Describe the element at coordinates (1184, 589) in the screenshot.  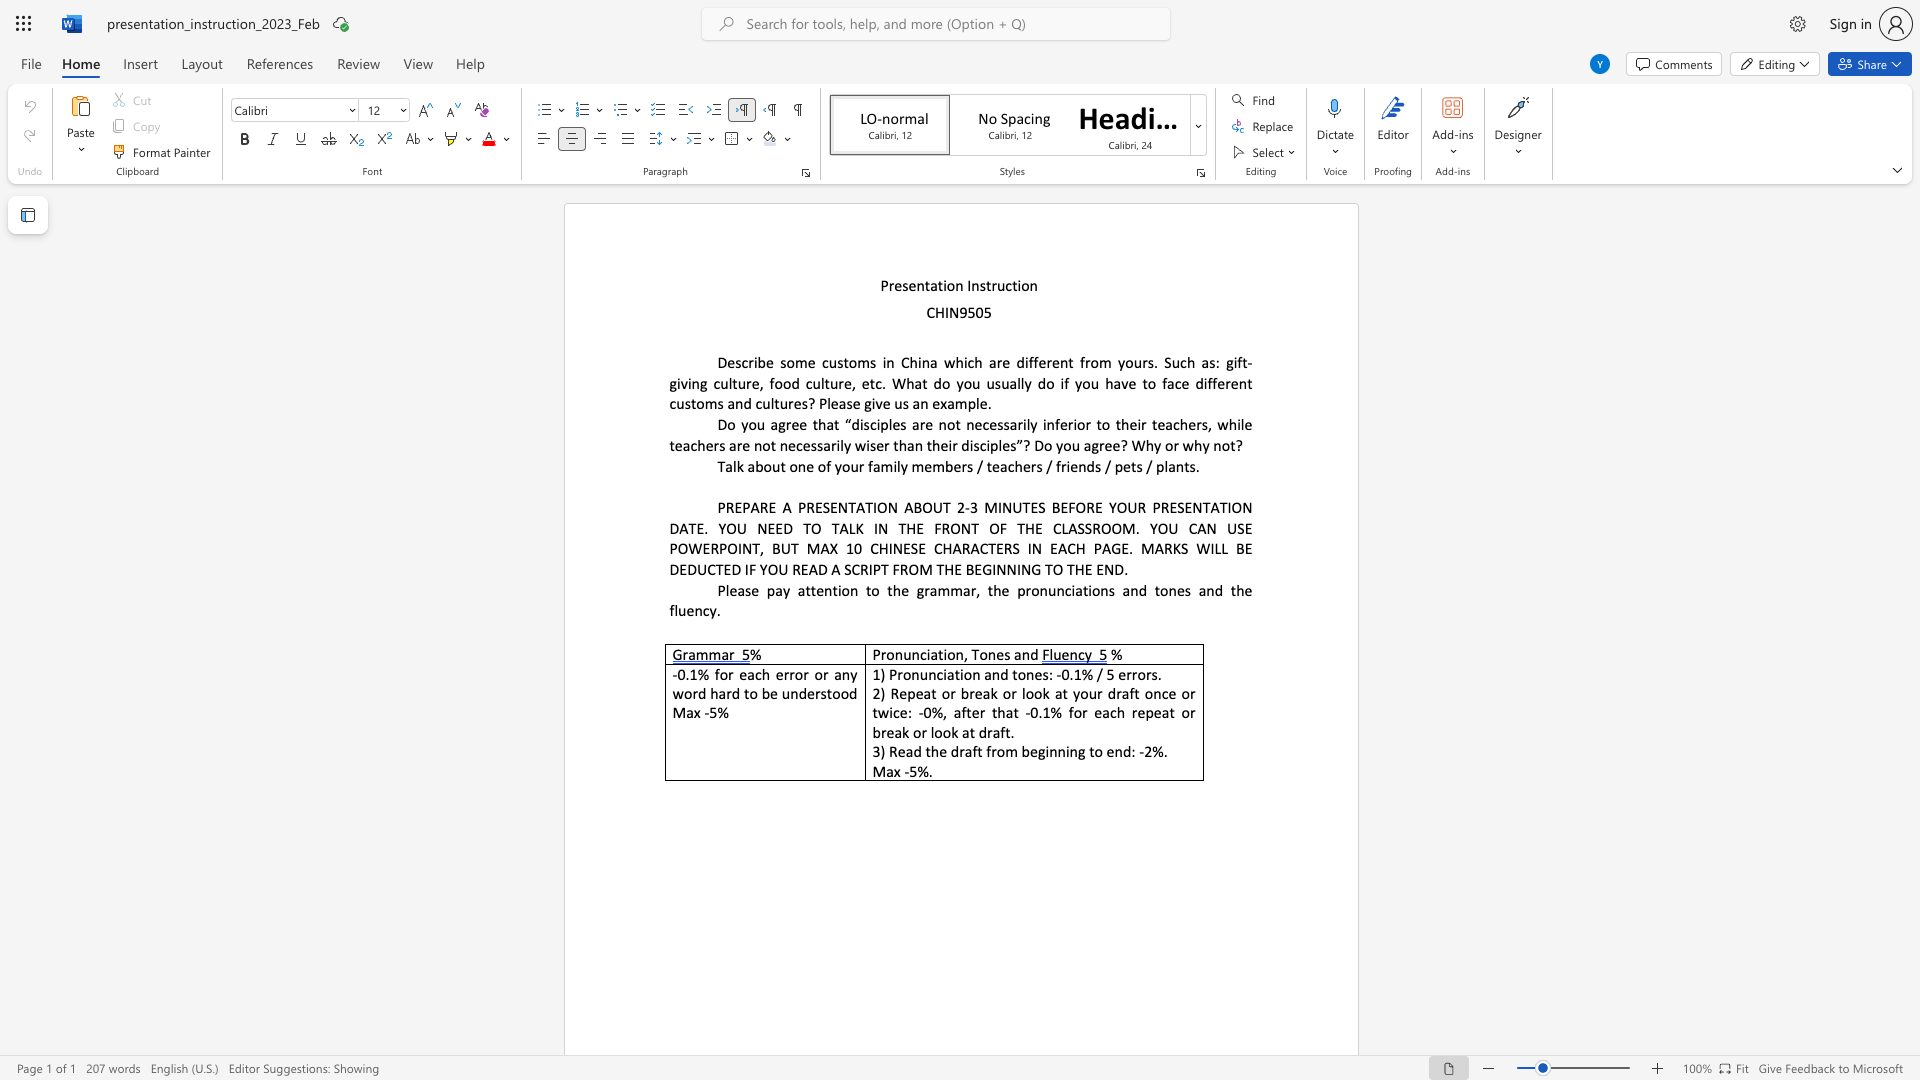
I see `the subset text "s and the fluency" within the text "Please pay attention to the grammar, the pronunciations and tones and the fluency."` at that location.